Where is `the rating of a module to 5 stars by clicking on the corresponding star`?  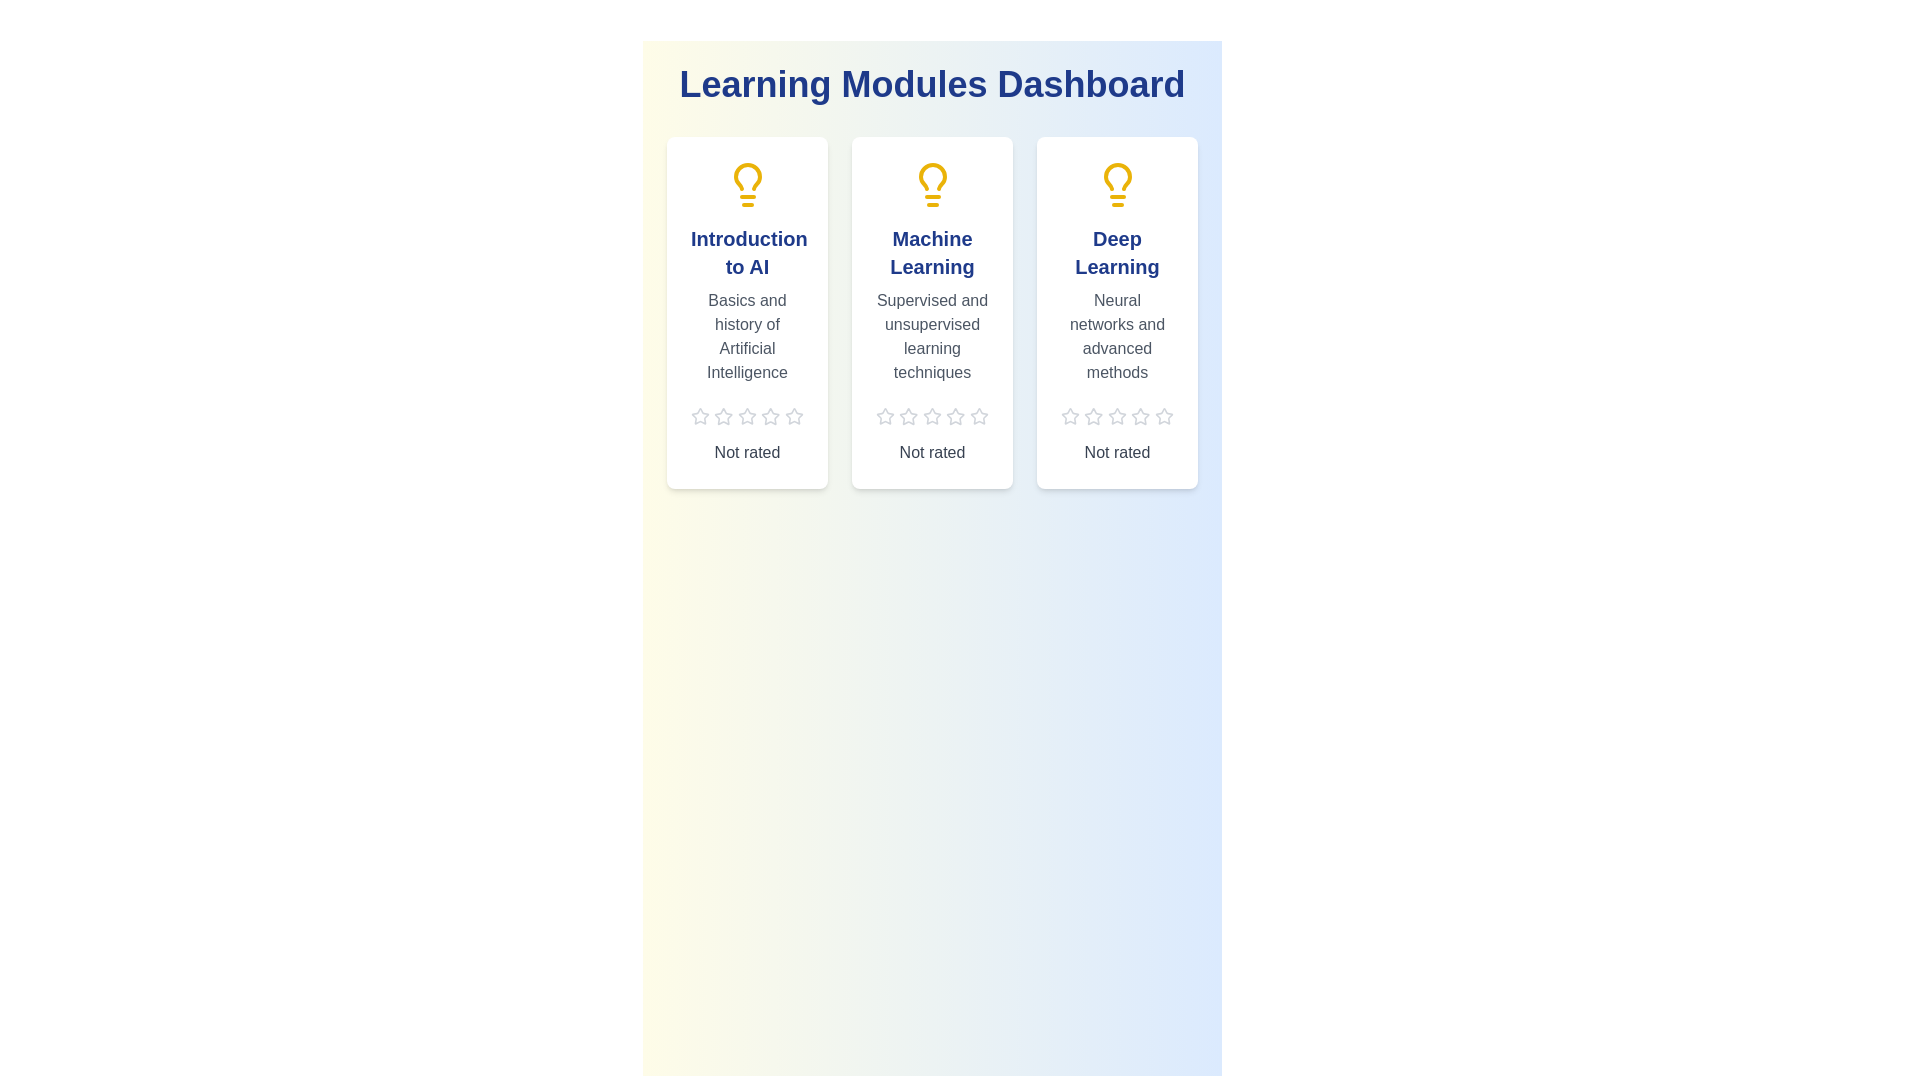 the rating of a module to 5 stars by clicking on the corresponding star is located at coordinates (793, 415).